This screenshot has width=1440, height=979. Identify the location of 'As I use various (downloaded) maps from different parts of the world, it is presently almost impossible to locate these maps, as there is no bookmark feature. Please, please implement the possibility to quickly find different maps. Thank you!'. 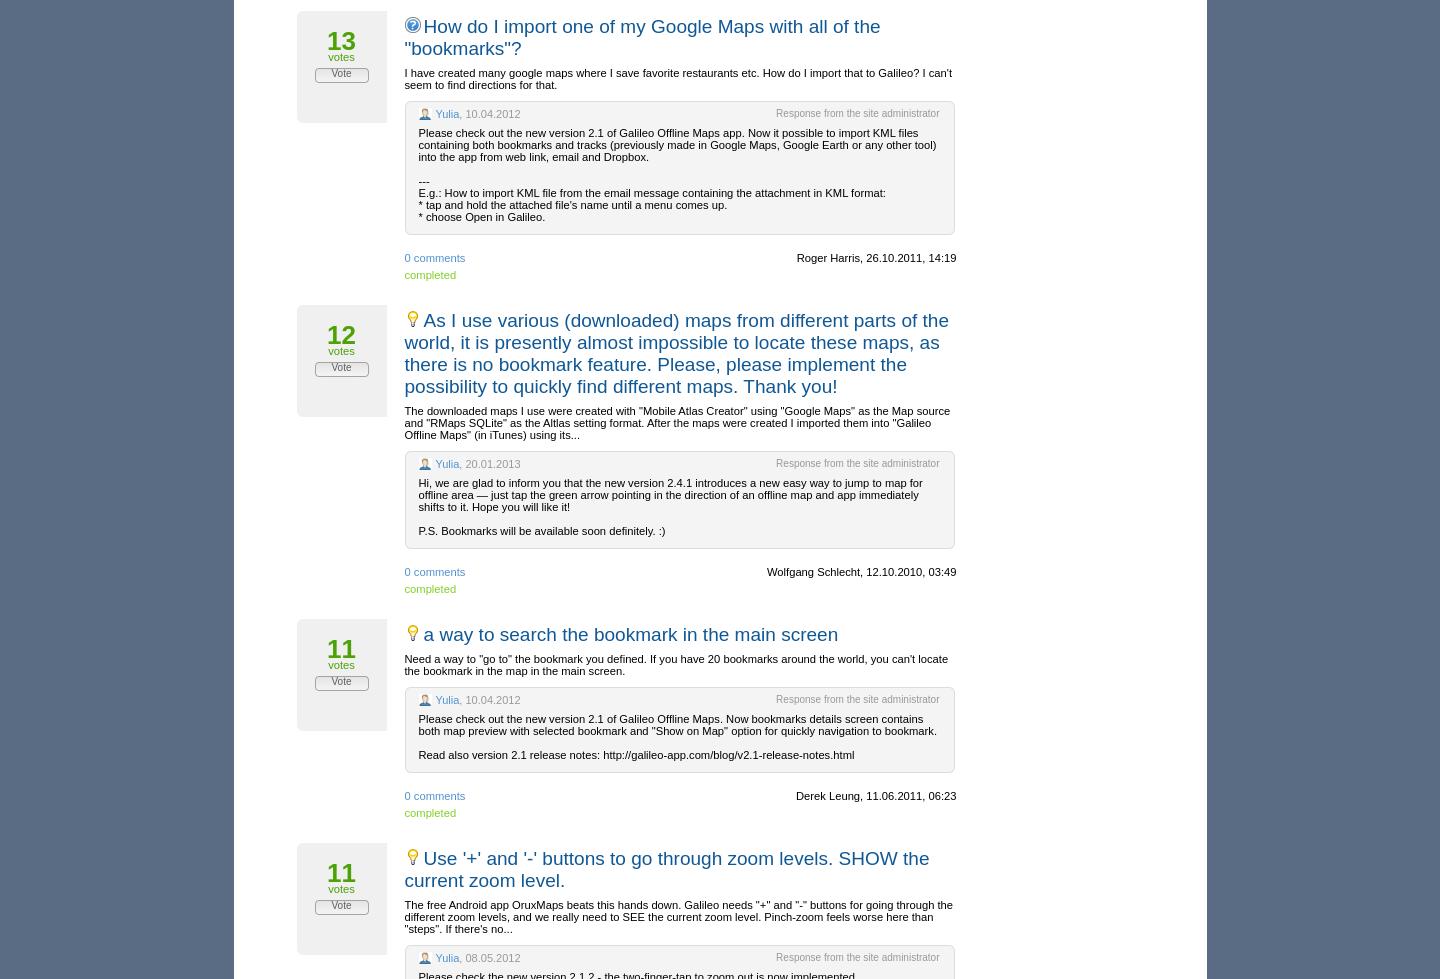
(676, 353).